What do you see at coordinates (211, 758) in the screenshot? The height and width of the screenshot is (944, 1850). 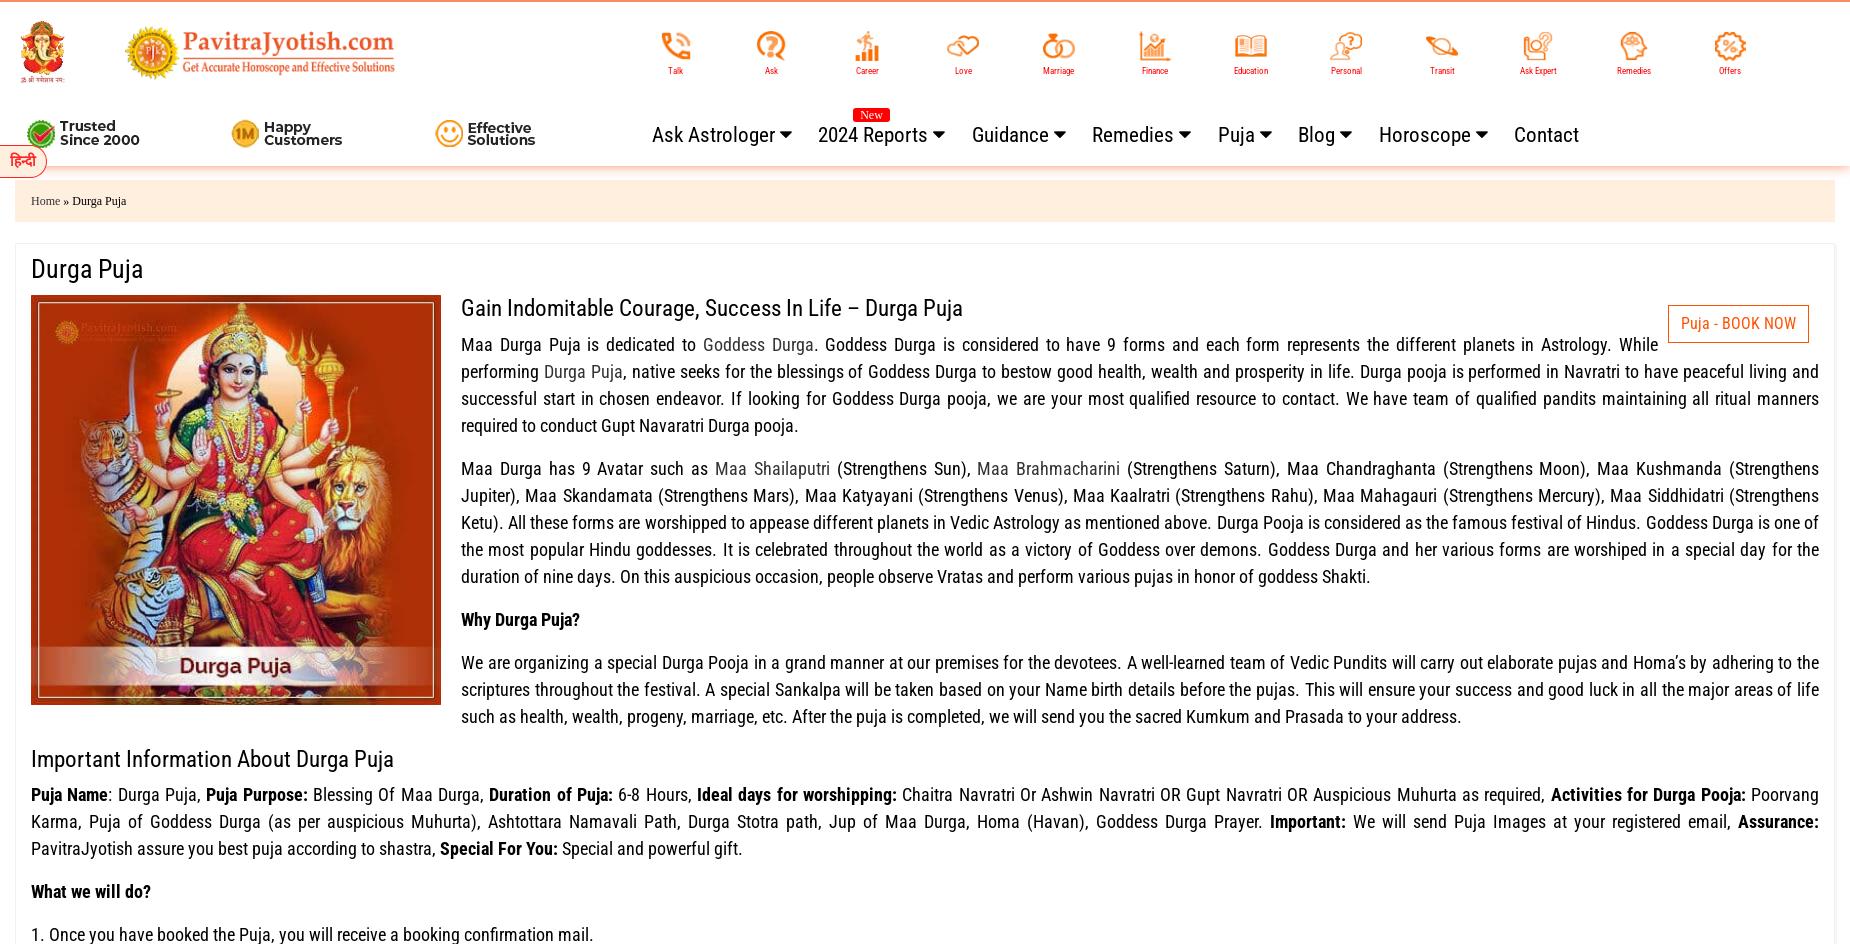 I see `'Important Information About Durga Puja'` at bounding box center [211, 758].